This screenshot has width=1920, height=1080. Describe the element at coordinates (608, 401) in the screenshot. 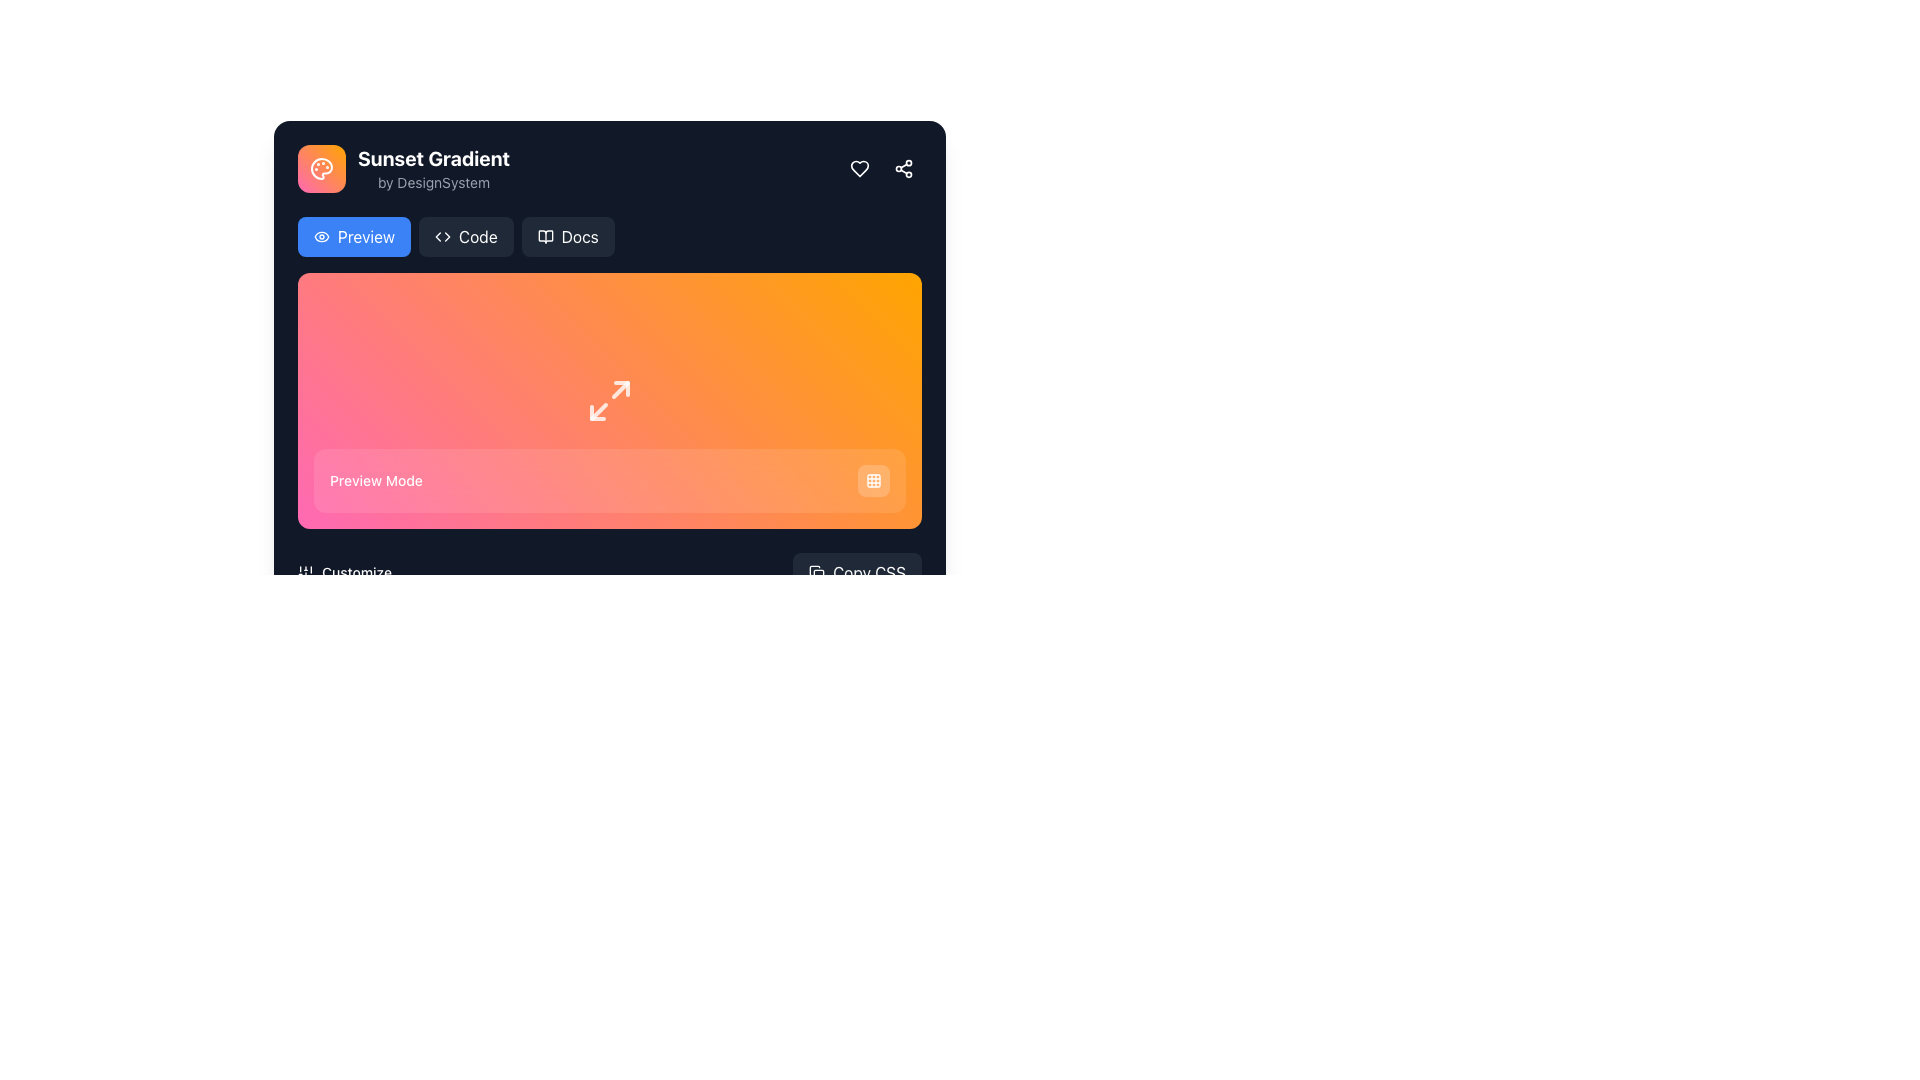

I see `the button icon with diagonal arrows located at the center of the 'Preview Mode' section, which has a gradient background transitioning from pink to orange` at that location.